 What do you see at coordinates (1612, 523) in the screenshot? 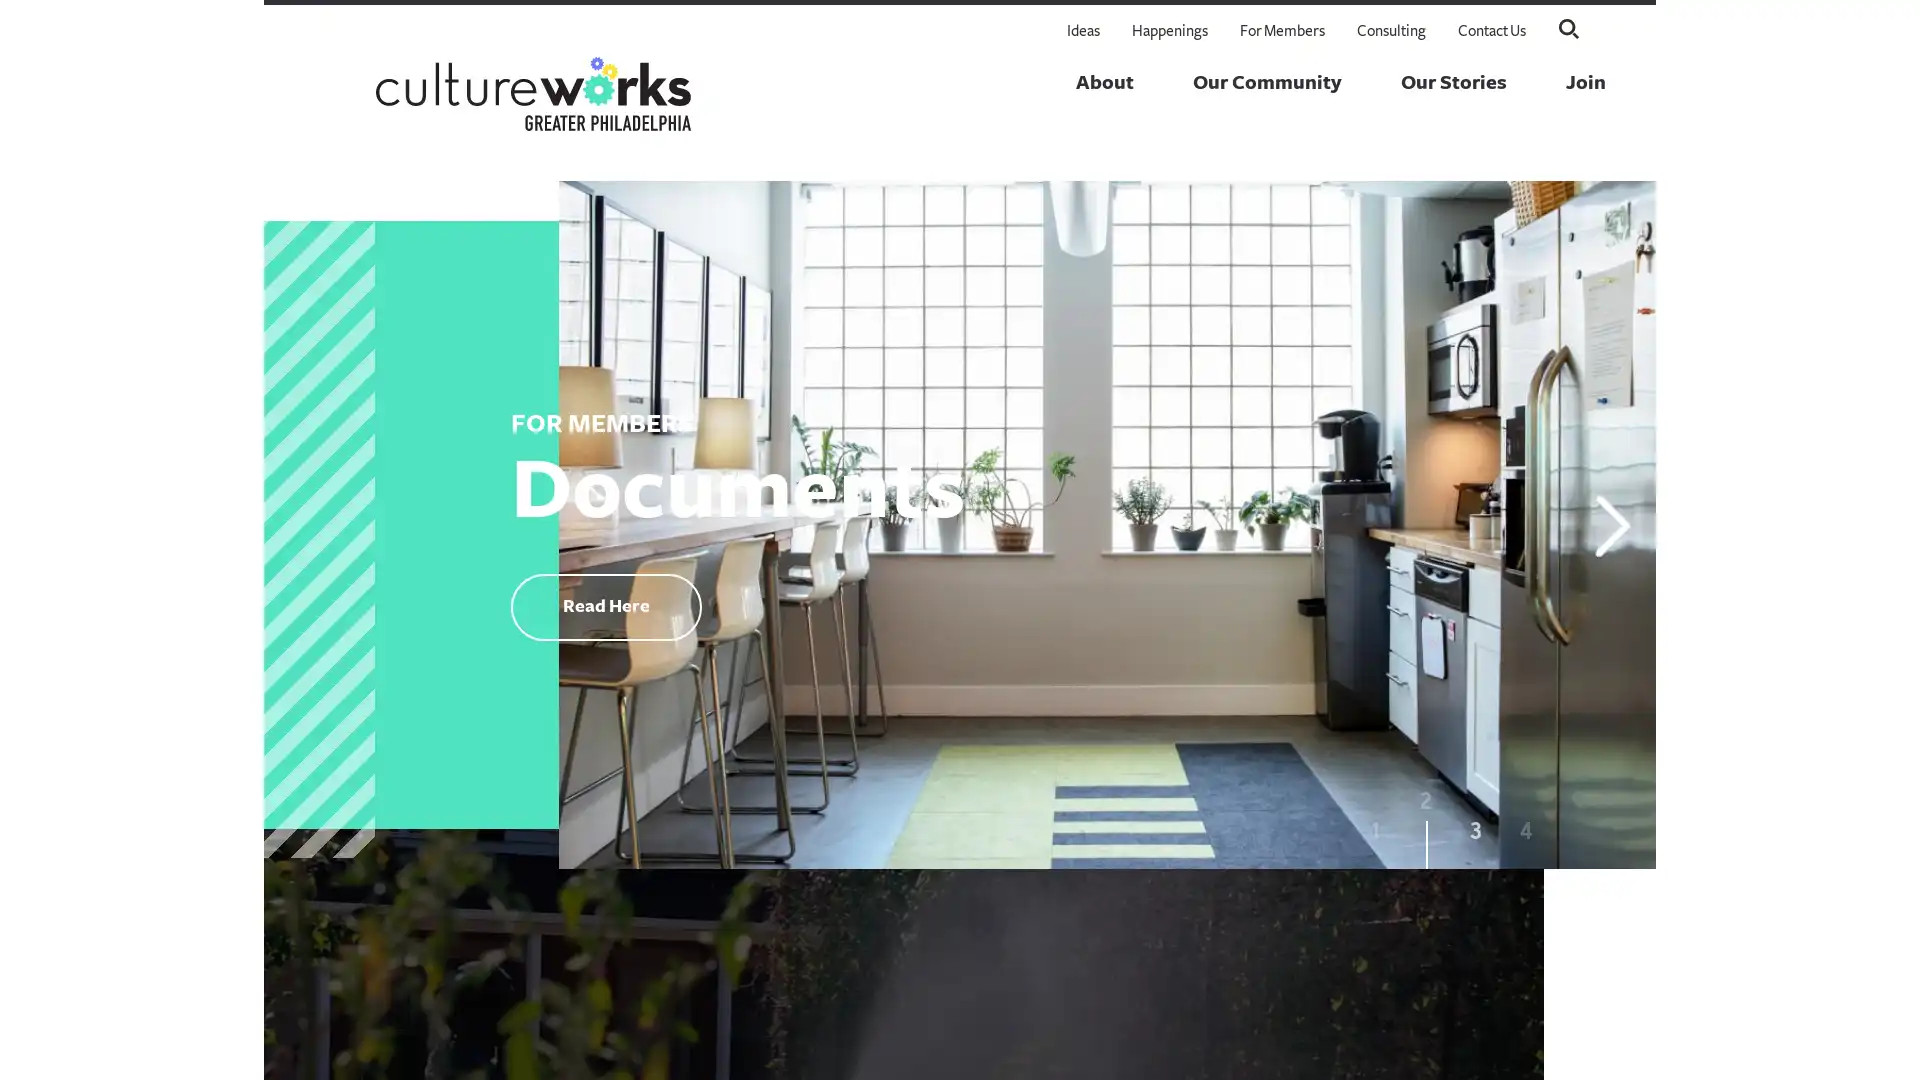
I see `Next` at bounding box center [1612, 523].